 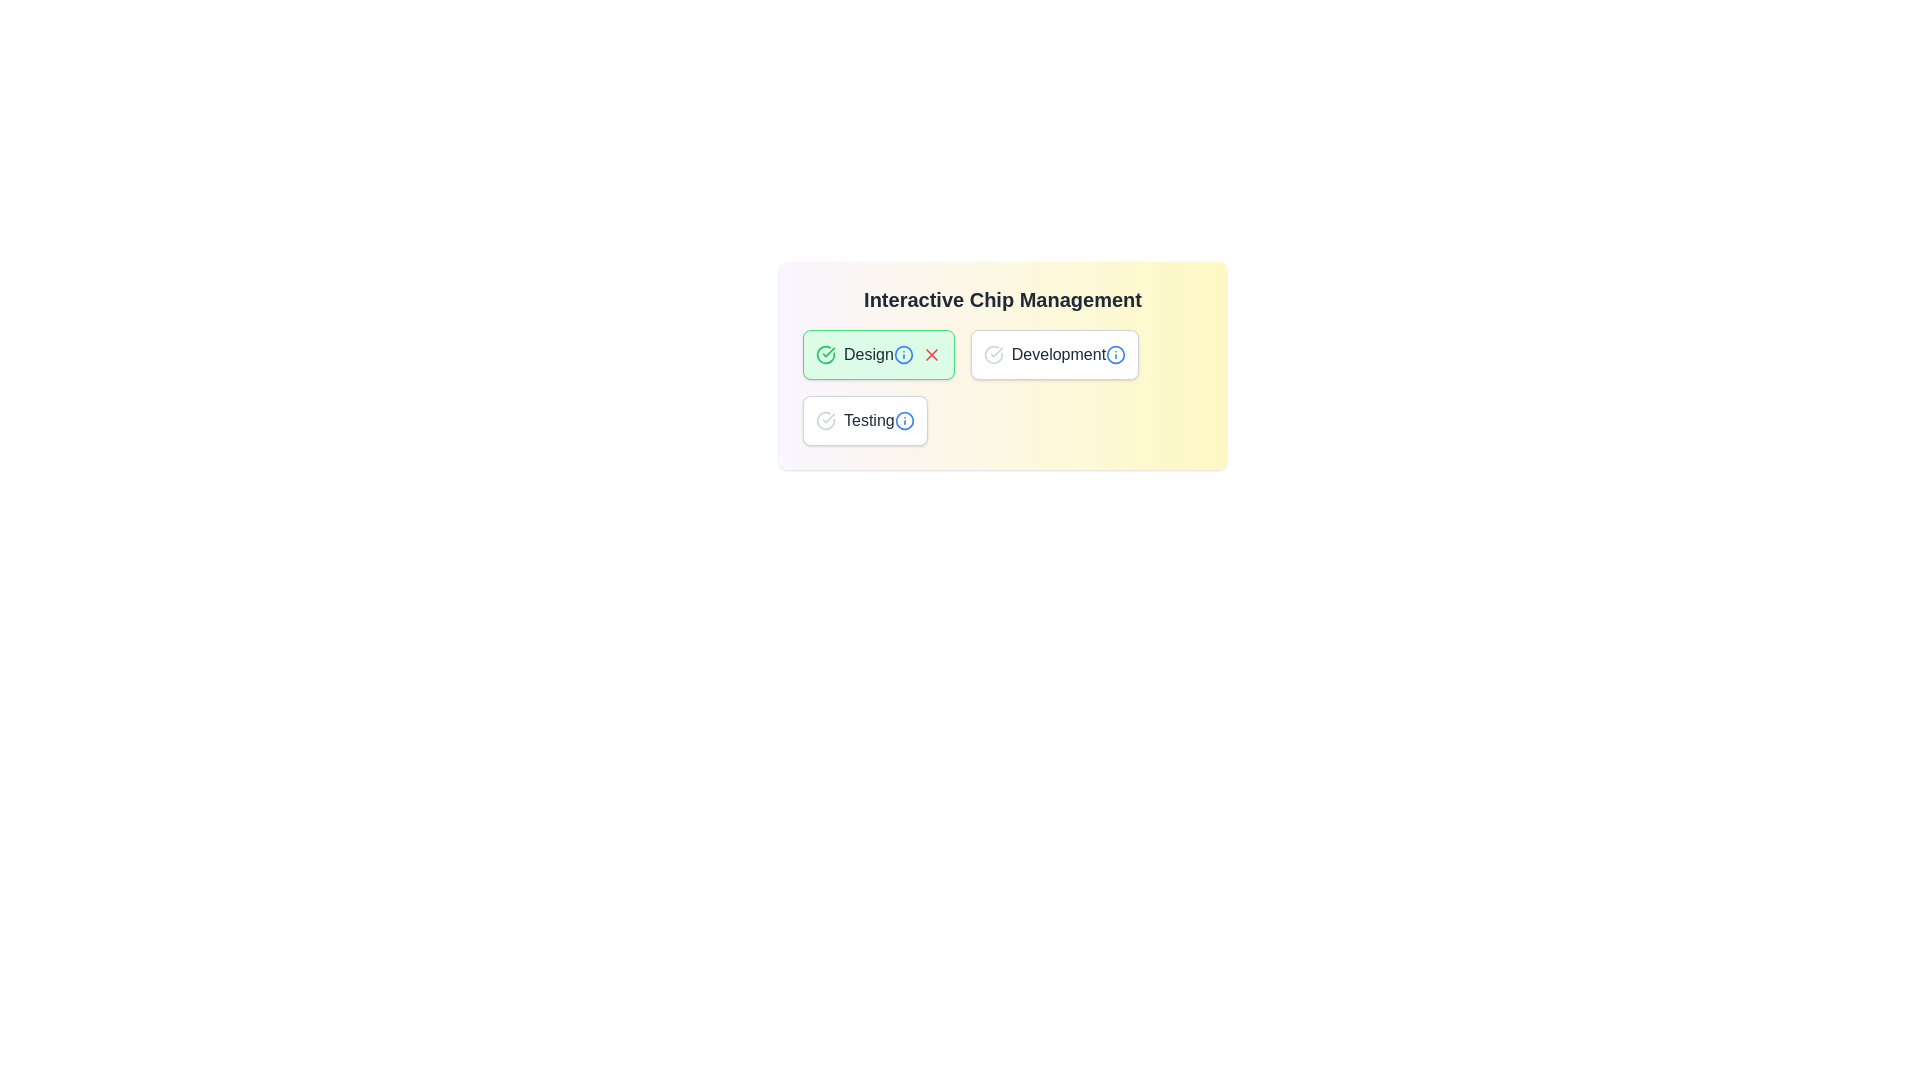 I want to click on the chip labeled Design, so click(x=878, y=353).